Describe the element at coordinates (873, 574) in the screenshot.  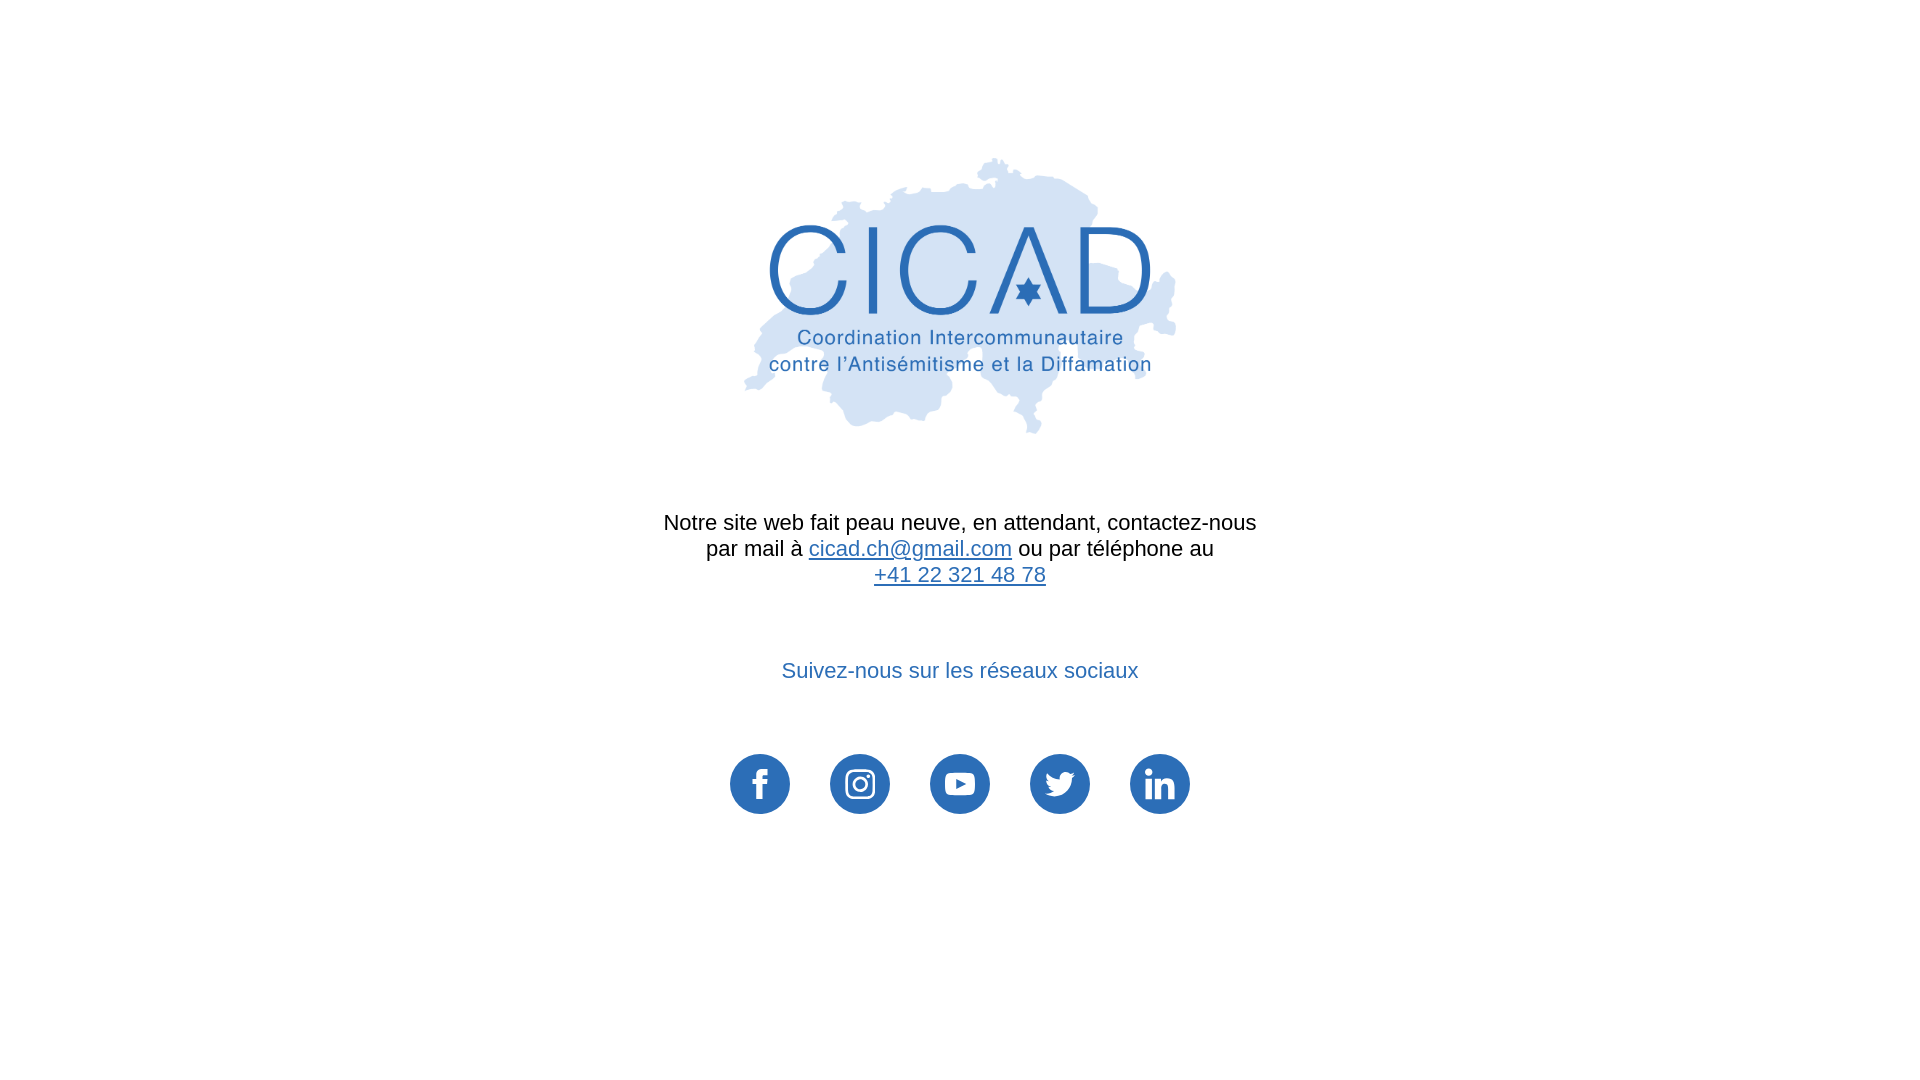
I see `'+41 22 321 48 78'` at that location.